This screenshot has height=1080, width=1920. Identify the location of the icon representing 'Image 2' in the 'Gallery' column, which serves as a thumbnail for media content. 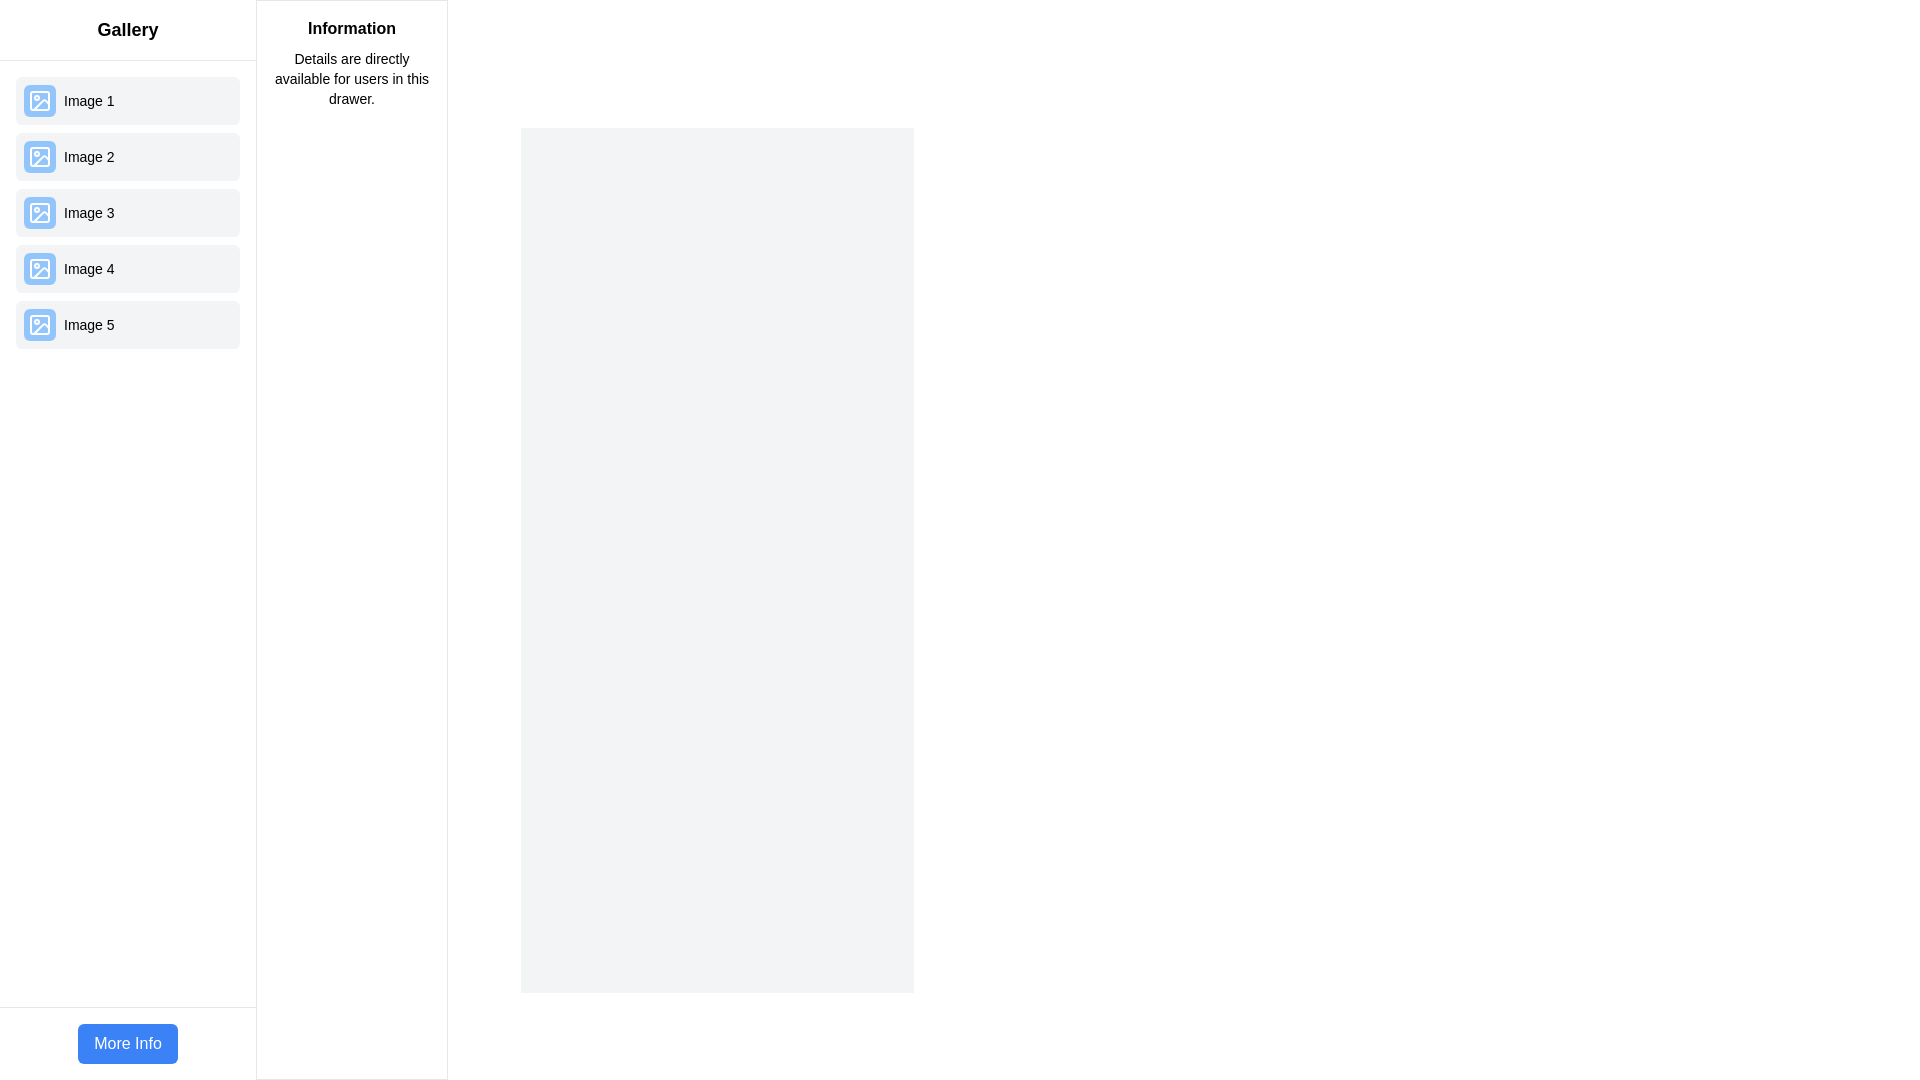
(39, 156).